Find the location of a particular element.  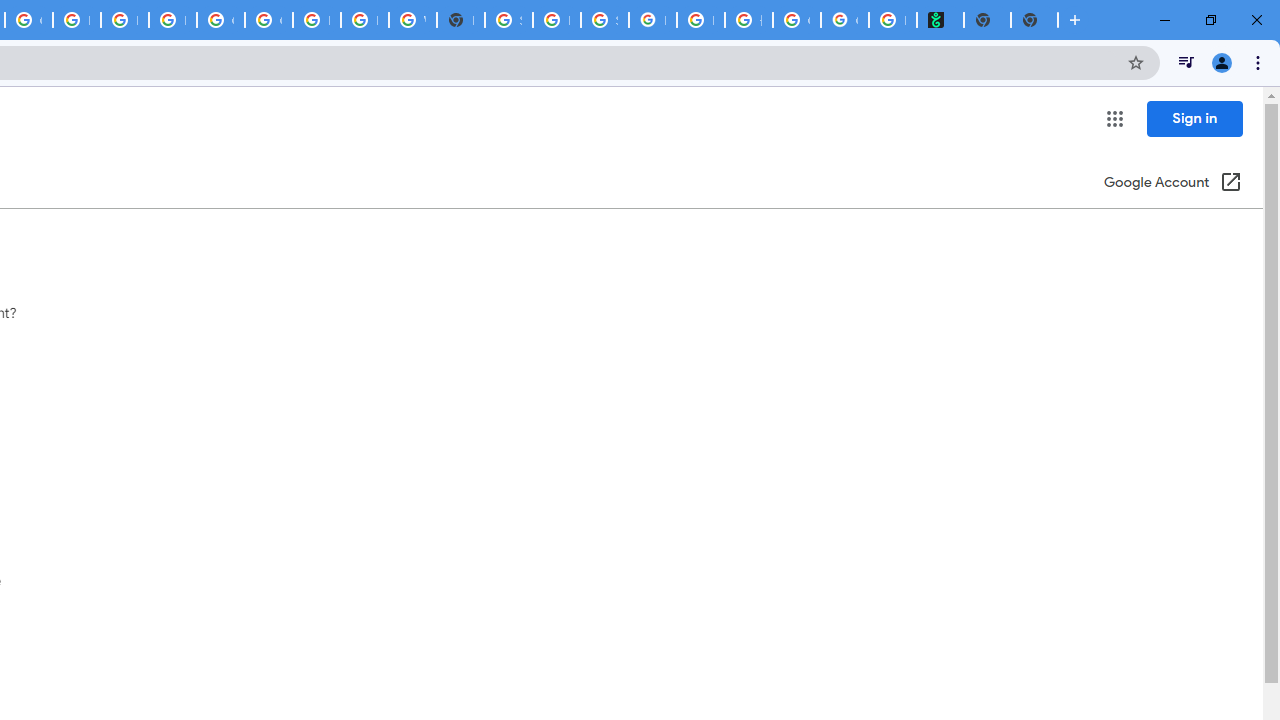

'New Tab' is located at coordinates (1034, 20).